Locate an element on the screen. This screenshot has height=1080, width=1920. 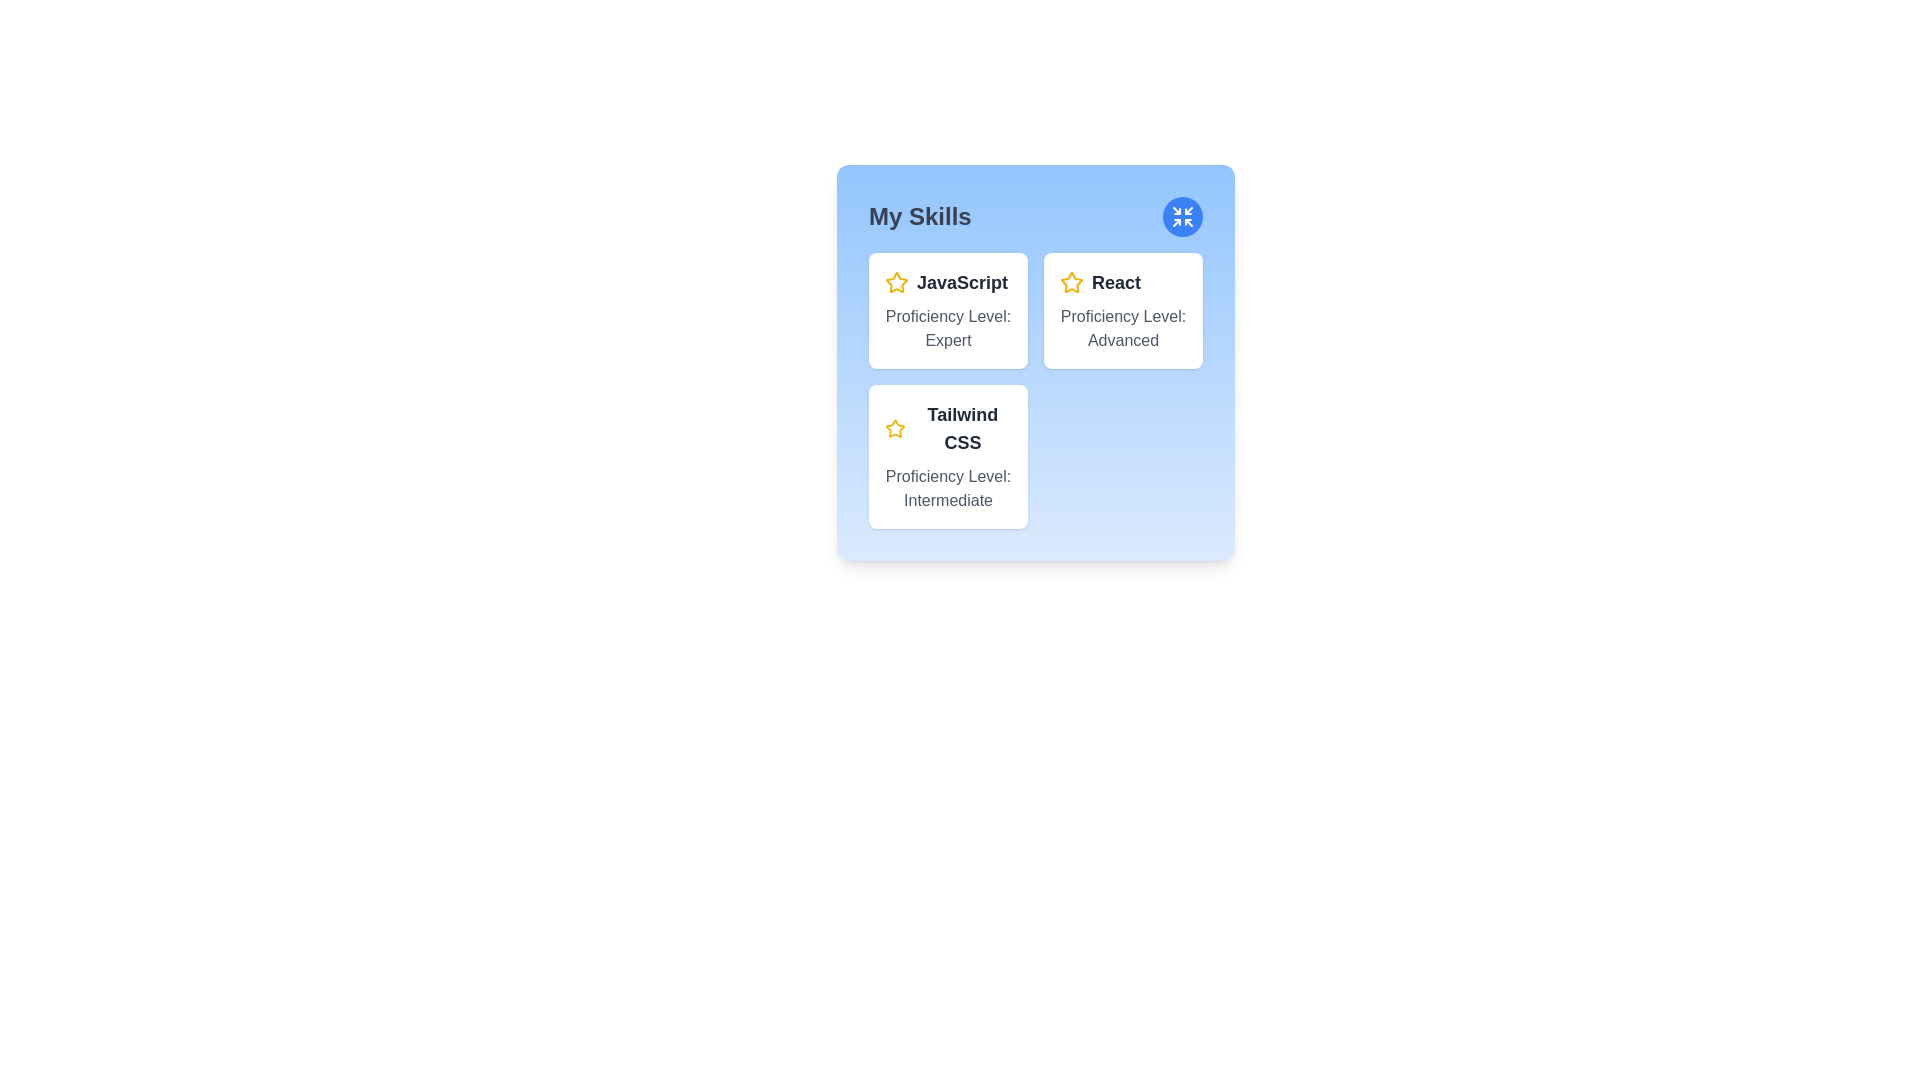
the decorative icon that indicates importance next to the 'JavaScript' label in the top-left skill card within the 'My Skills' section is located at coordinates (896, 282).